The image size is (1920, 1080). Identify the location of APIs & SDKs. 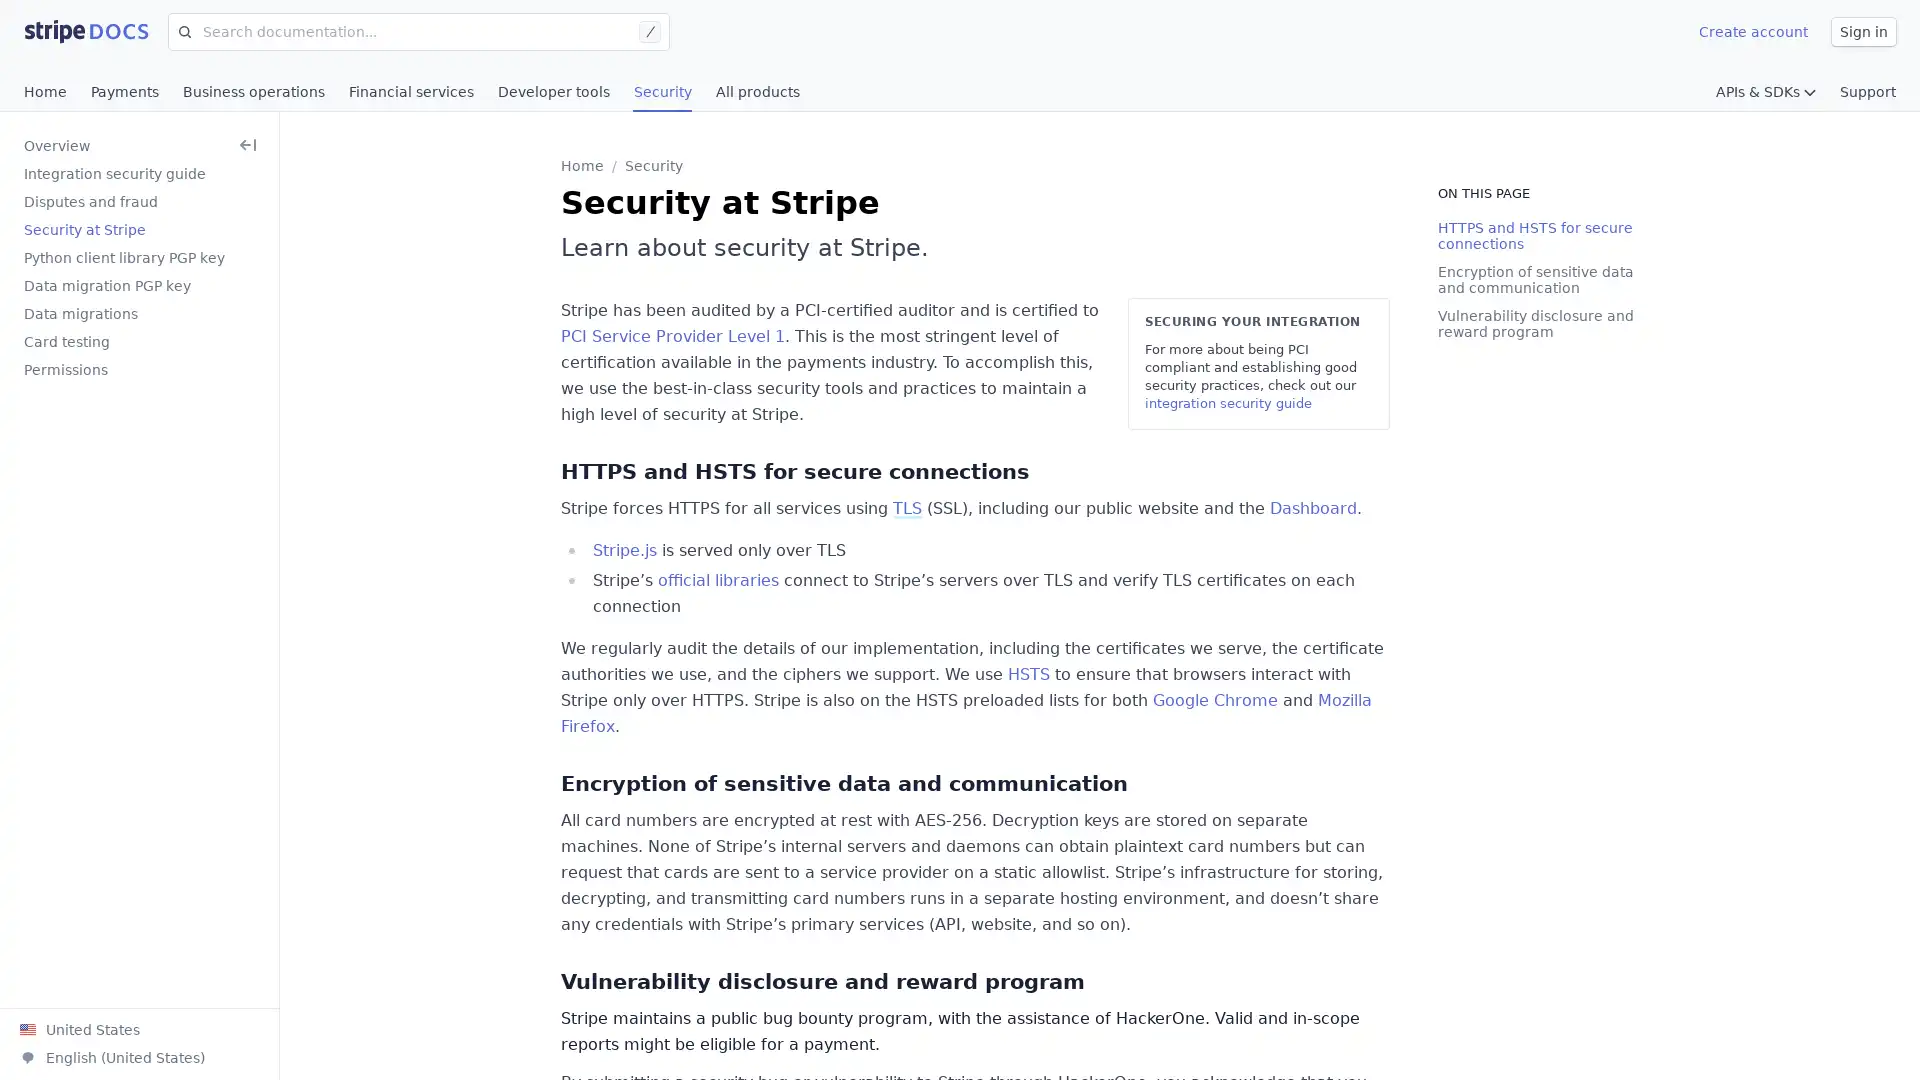
(1766, 92).